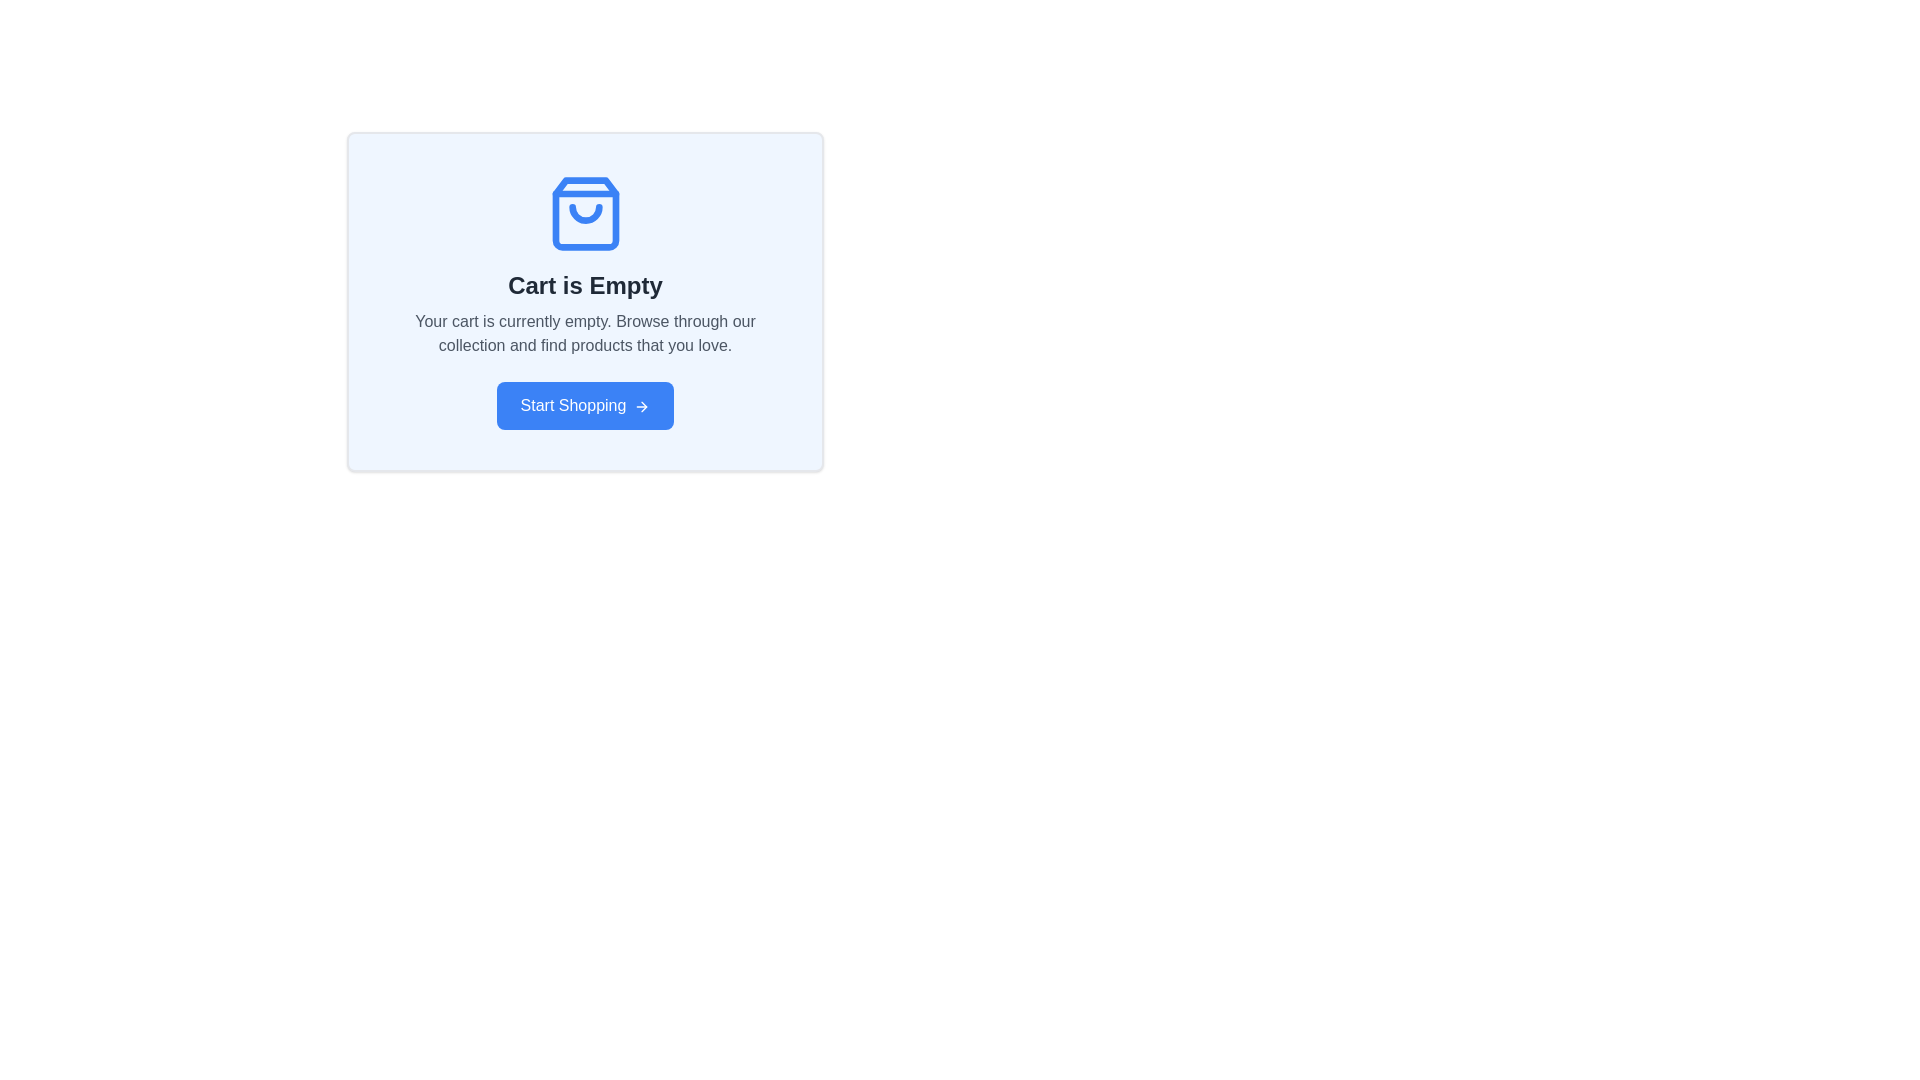 This screenshot has height=1080, width=1920. Describe the element at coordinates (584, 333) in the screenshot. I see `the text block displaying the message 'Your cart is currently empty. Browse through our collection and find products that you love.' which is located below the 'Cart is Empty' heading and above the 'Start Shopping' button` at that location.